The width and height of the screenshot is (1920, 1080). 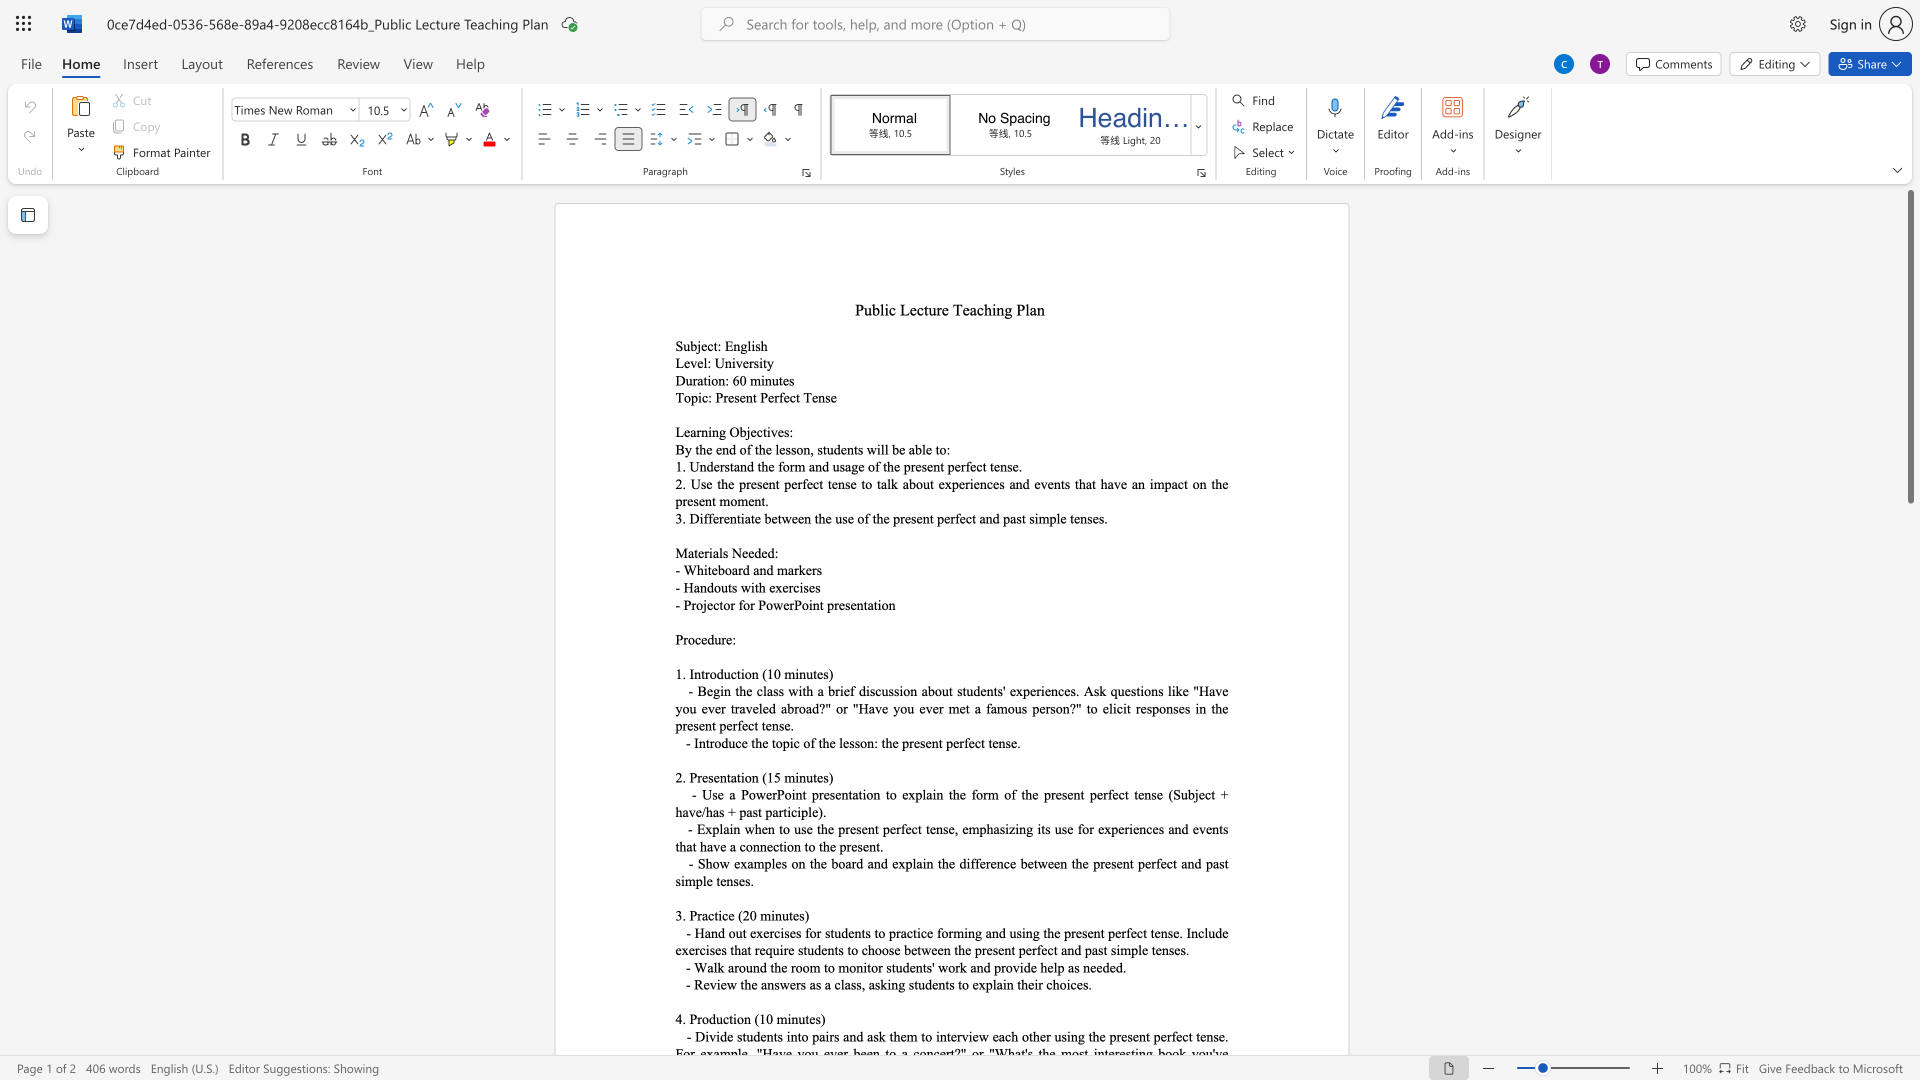 What do you see at coordinates (723, 604) in the screenshot?
I see `the space between the continuous character "t" and "o" in the text` at bounding box center [723, 604].